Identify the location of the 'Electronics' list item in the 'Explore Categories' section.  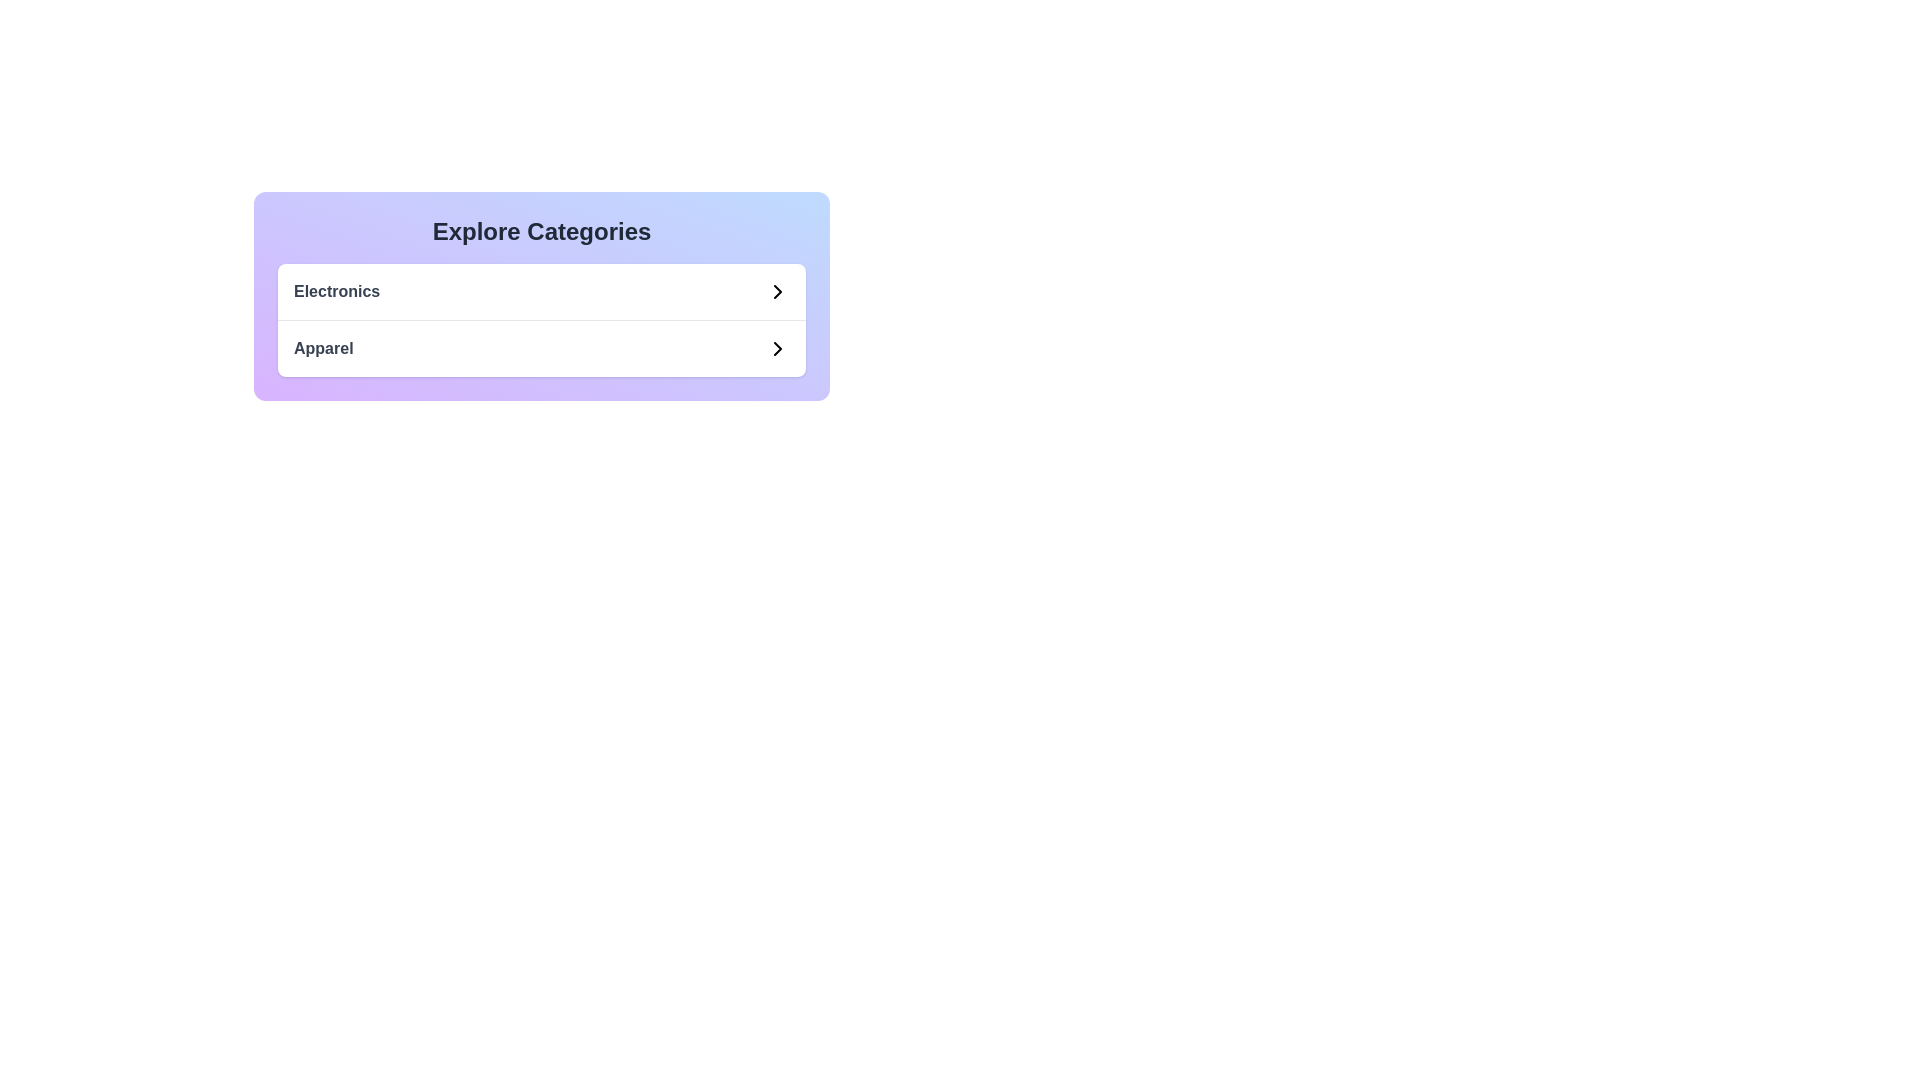
(542, 292).